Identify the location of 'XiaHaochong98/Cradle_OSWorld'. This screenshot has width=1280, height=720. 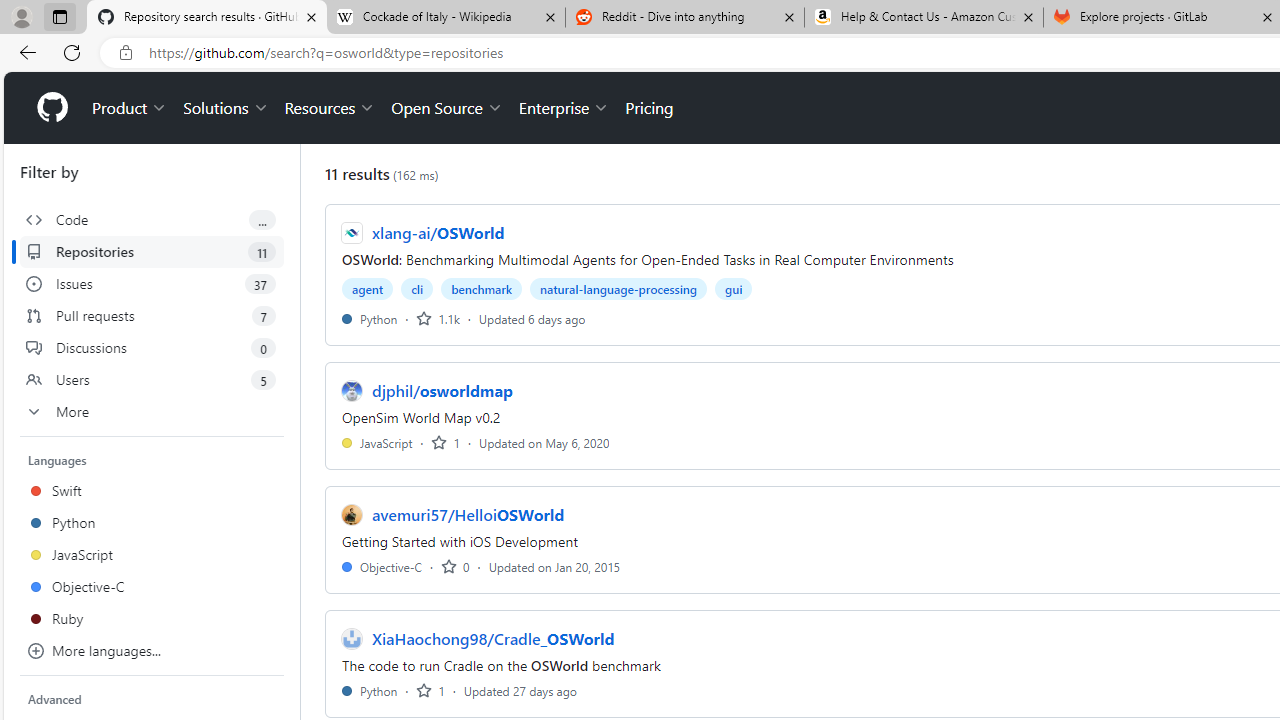
(493, 639).